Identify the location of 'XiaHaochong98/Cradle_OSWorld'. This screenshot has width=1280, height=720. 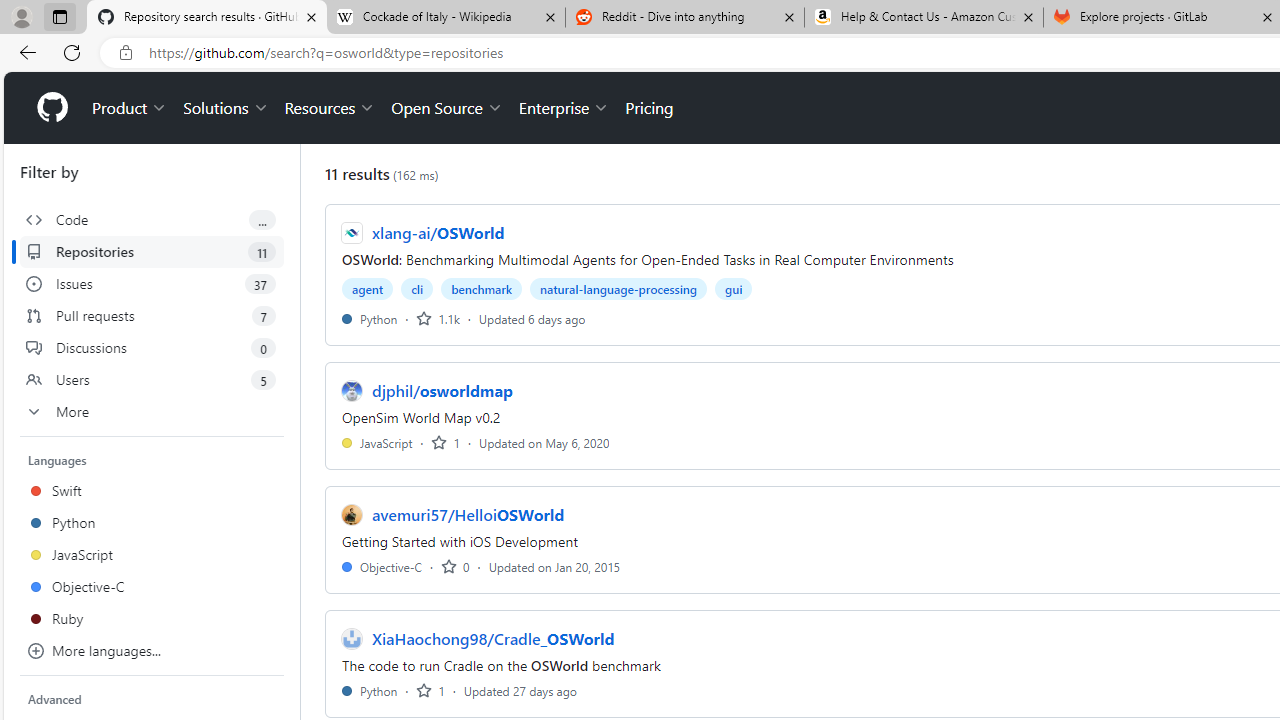
(493, 639).